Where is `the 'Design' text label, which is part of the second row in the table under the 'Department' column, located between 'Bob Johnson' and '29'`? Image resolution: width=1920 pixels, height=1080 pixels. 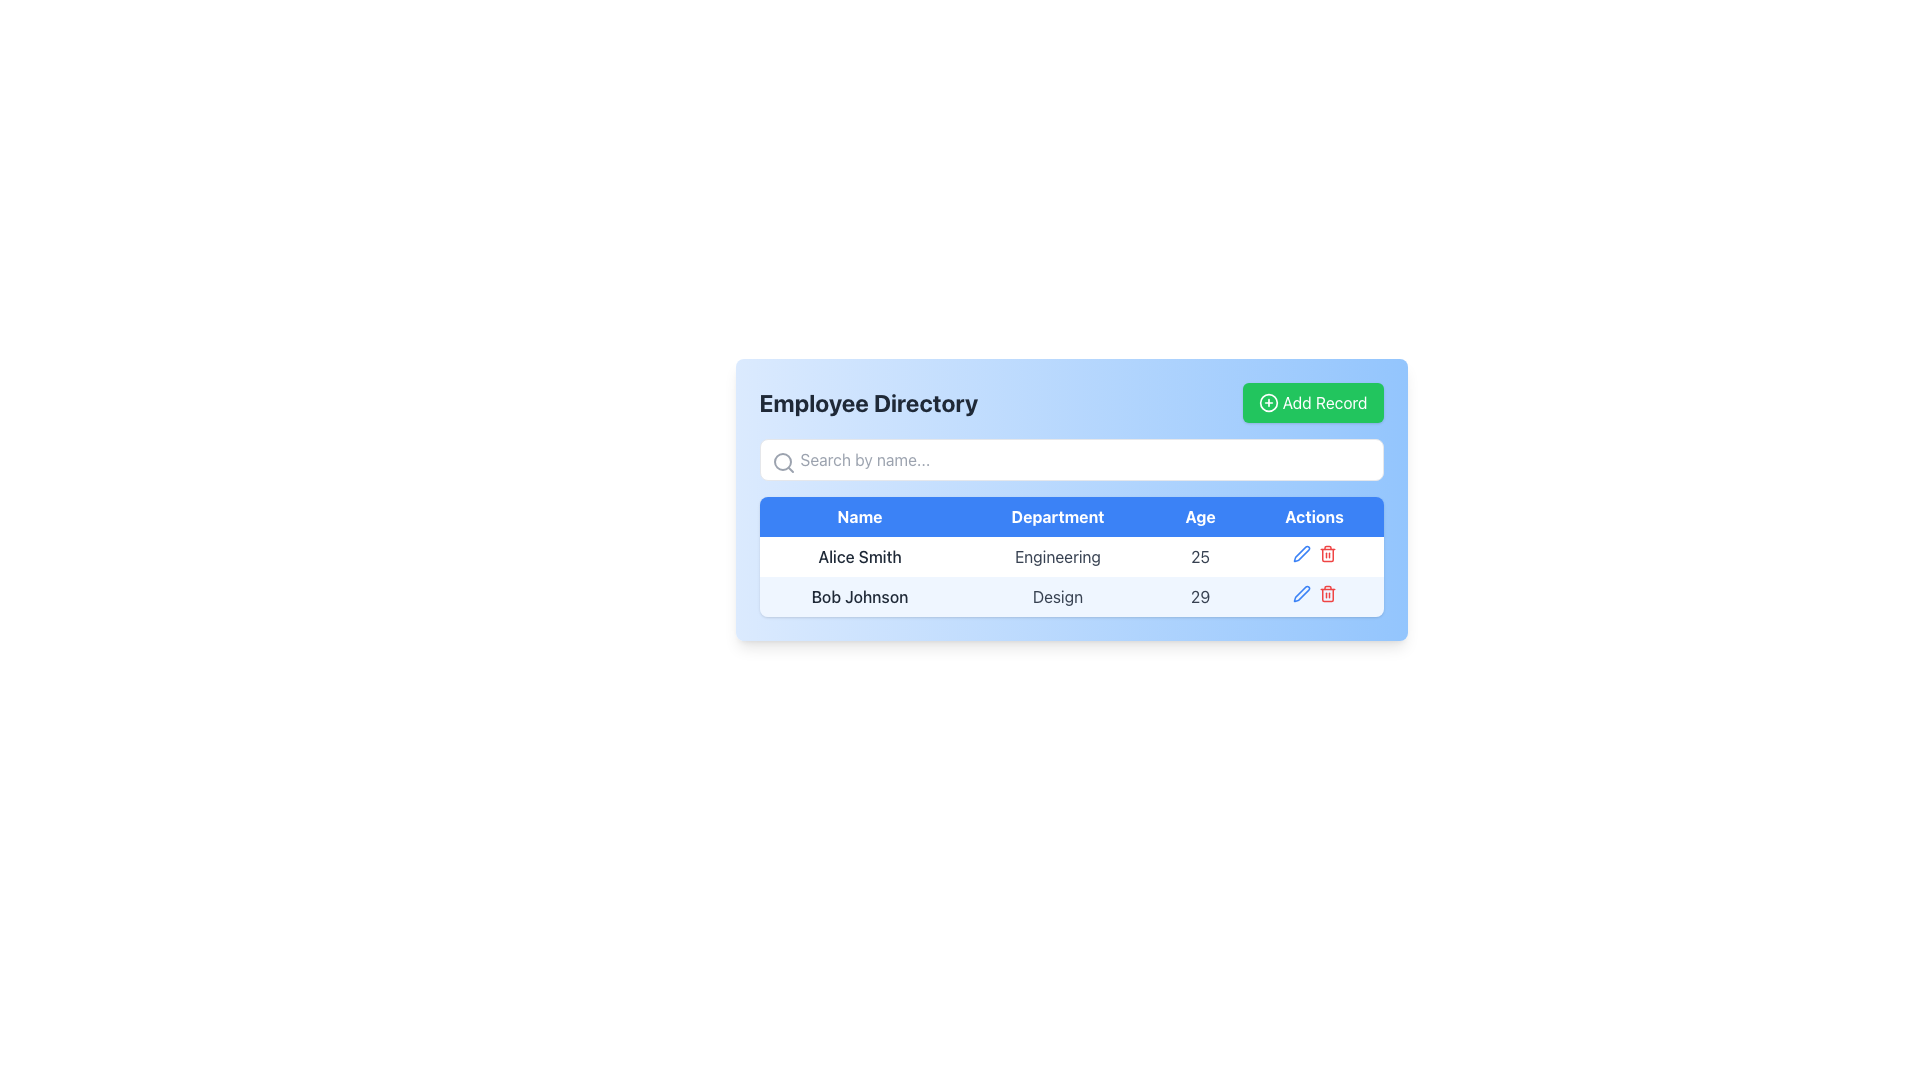
the 'Design' text label, which is part of the second row in the table under the 'Department' column, located between 'Bob Johnson' and '29' is located at coordinates (1056, 596).